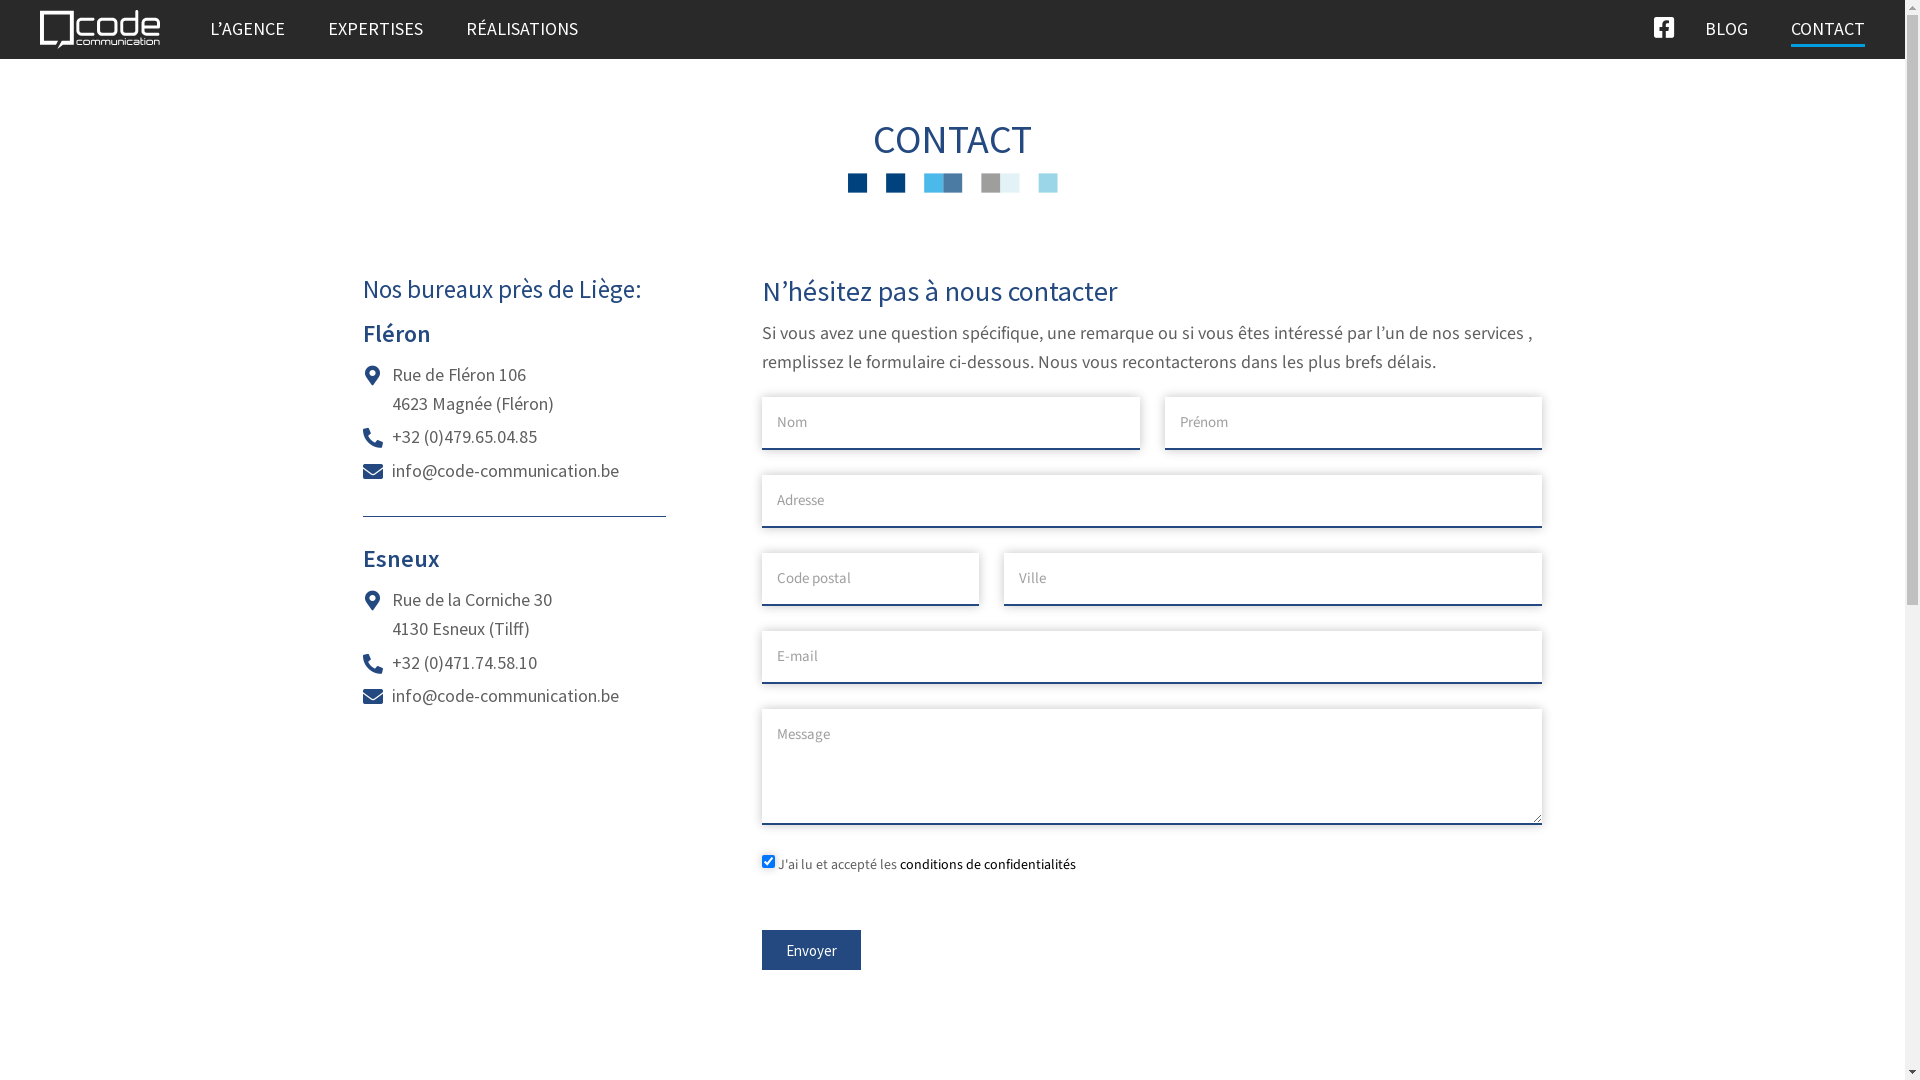 This screenshot has height=1080, width=1920. I want to click on 'info@code-communication.be', so click(505, 694).